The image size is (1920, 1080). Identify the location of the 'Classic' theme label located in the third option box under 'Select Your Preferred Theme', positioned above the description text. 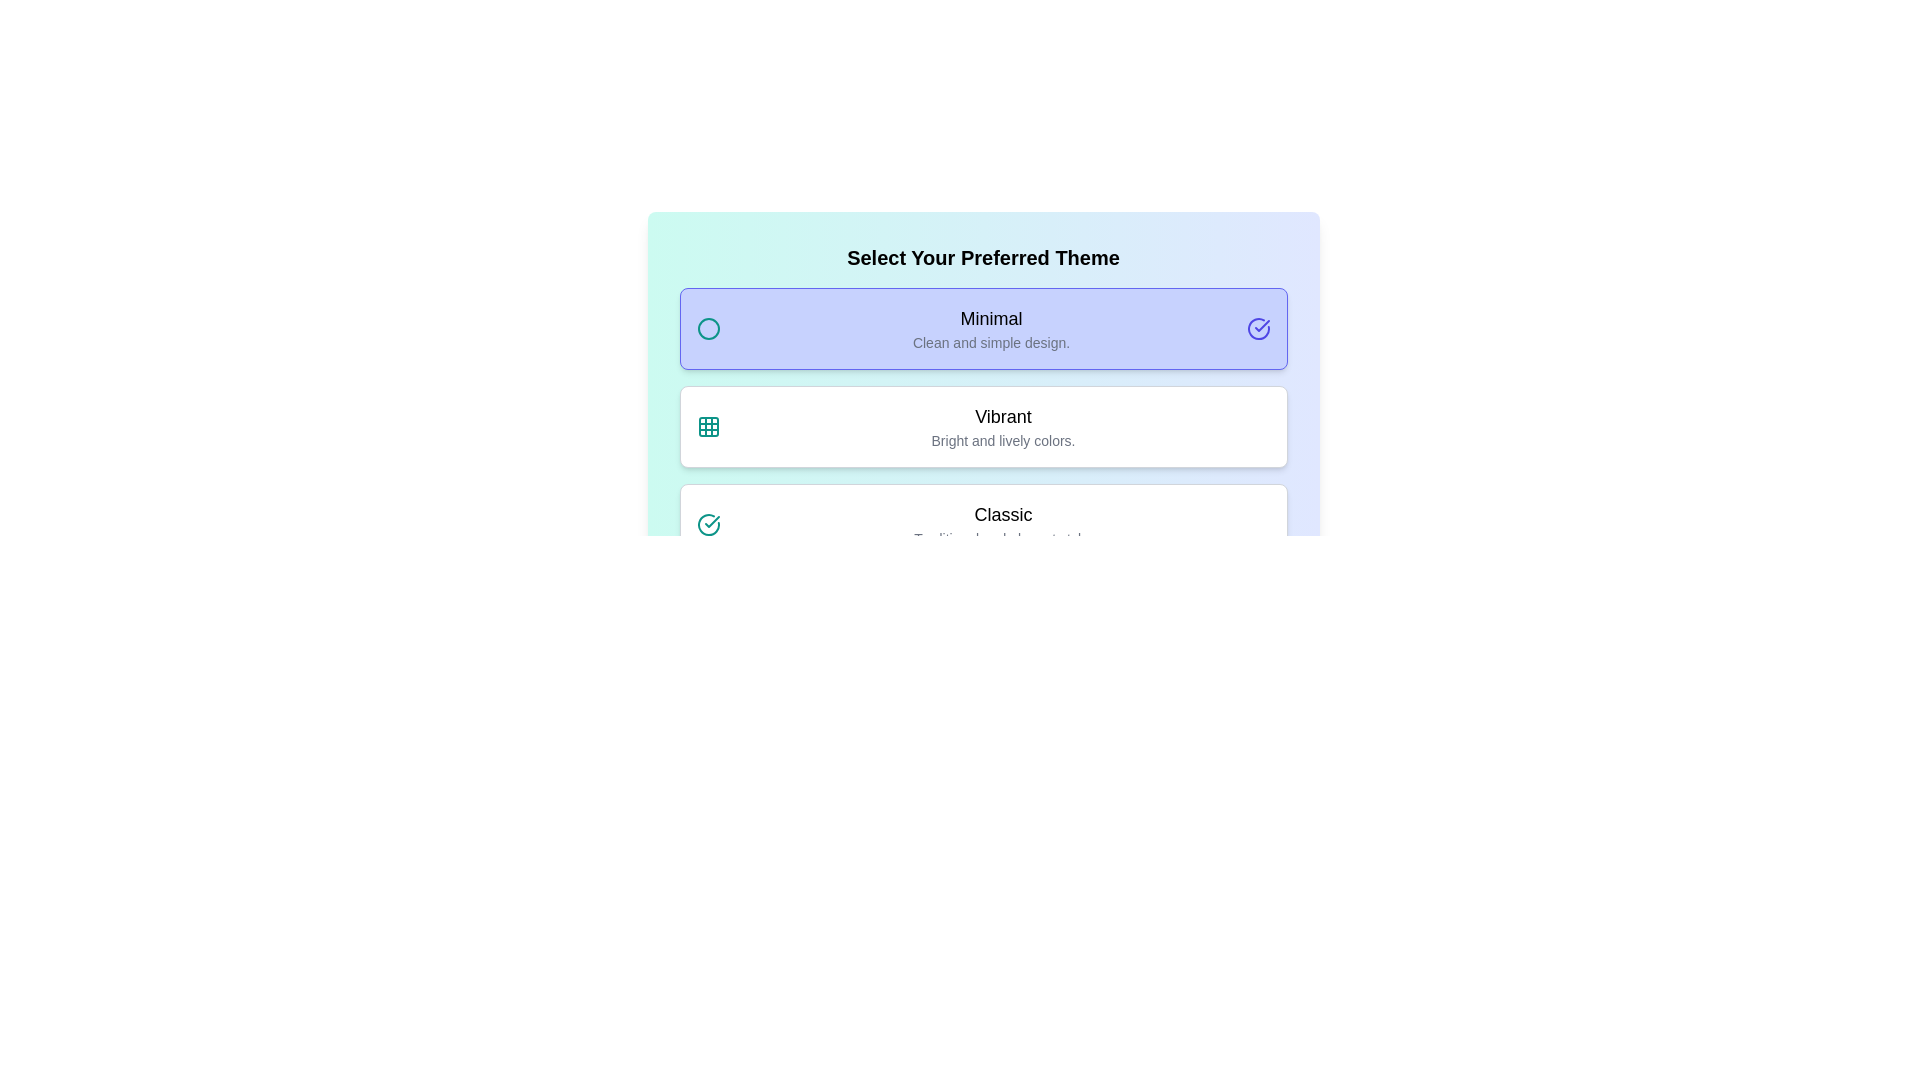
(1003, 514).